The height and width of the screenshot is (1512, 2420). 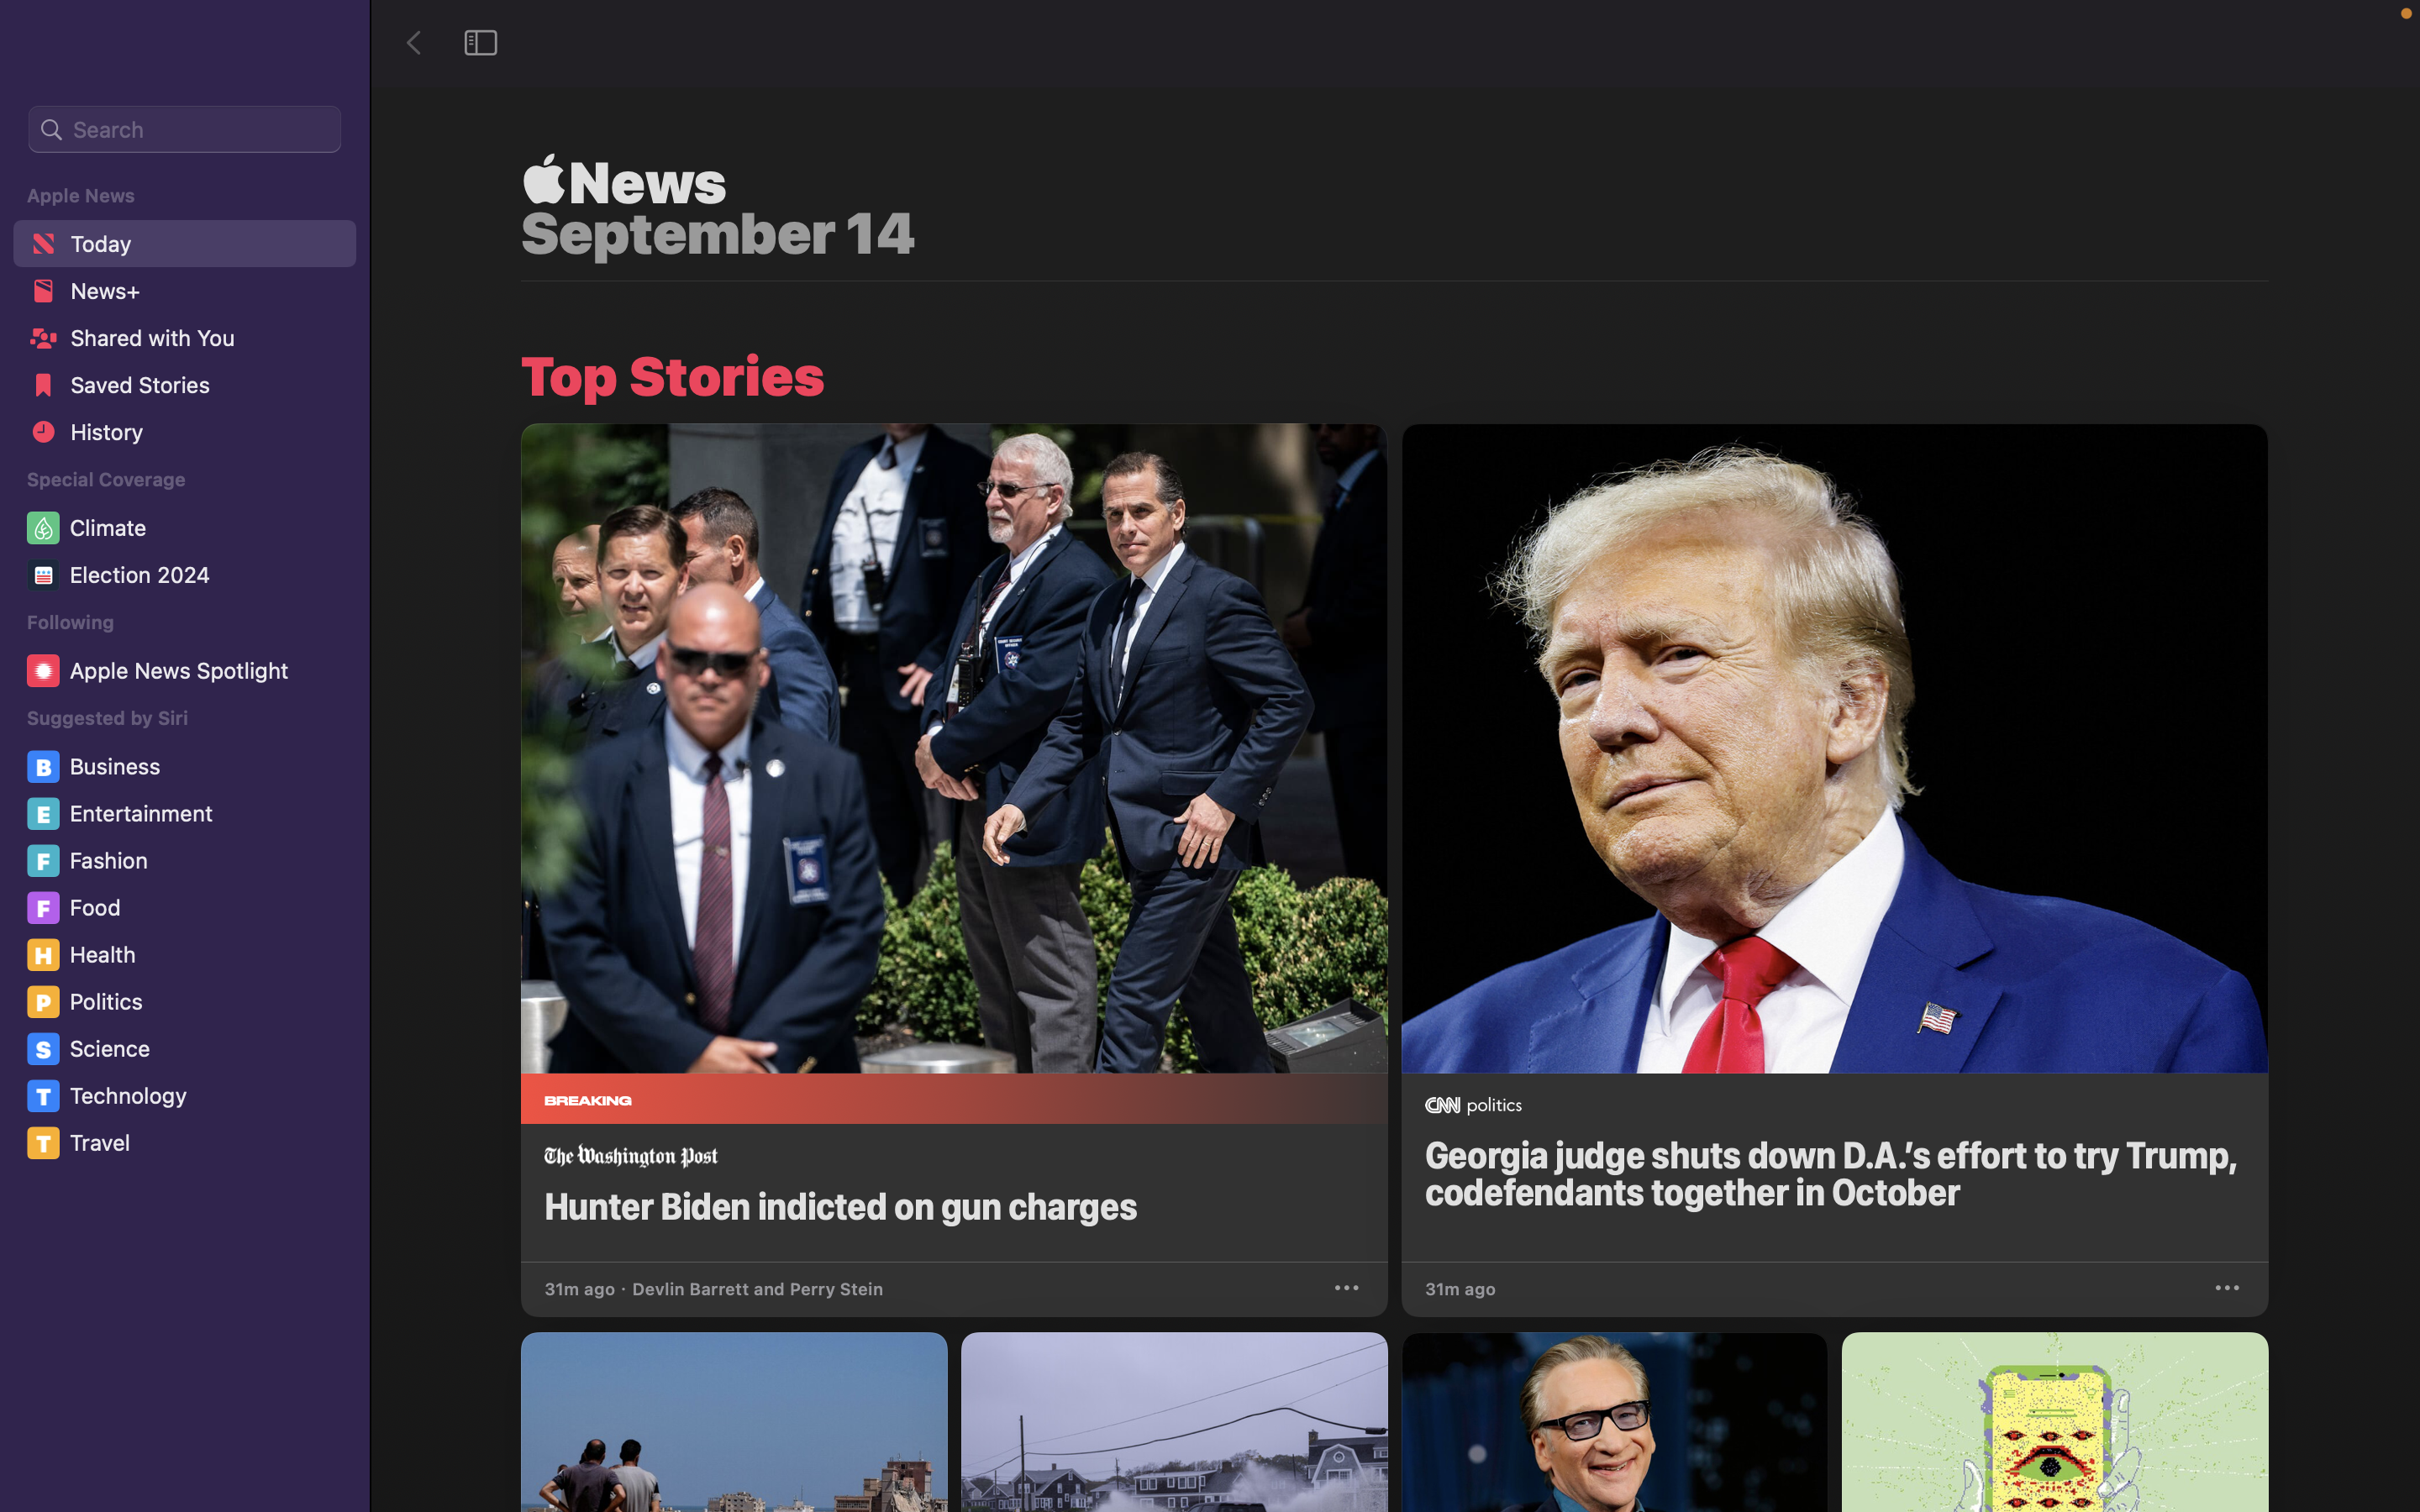 What do you see at coordinates (182, 389) in the screenshot?
I see `the stored news articles` at bounding box center [182, 389].